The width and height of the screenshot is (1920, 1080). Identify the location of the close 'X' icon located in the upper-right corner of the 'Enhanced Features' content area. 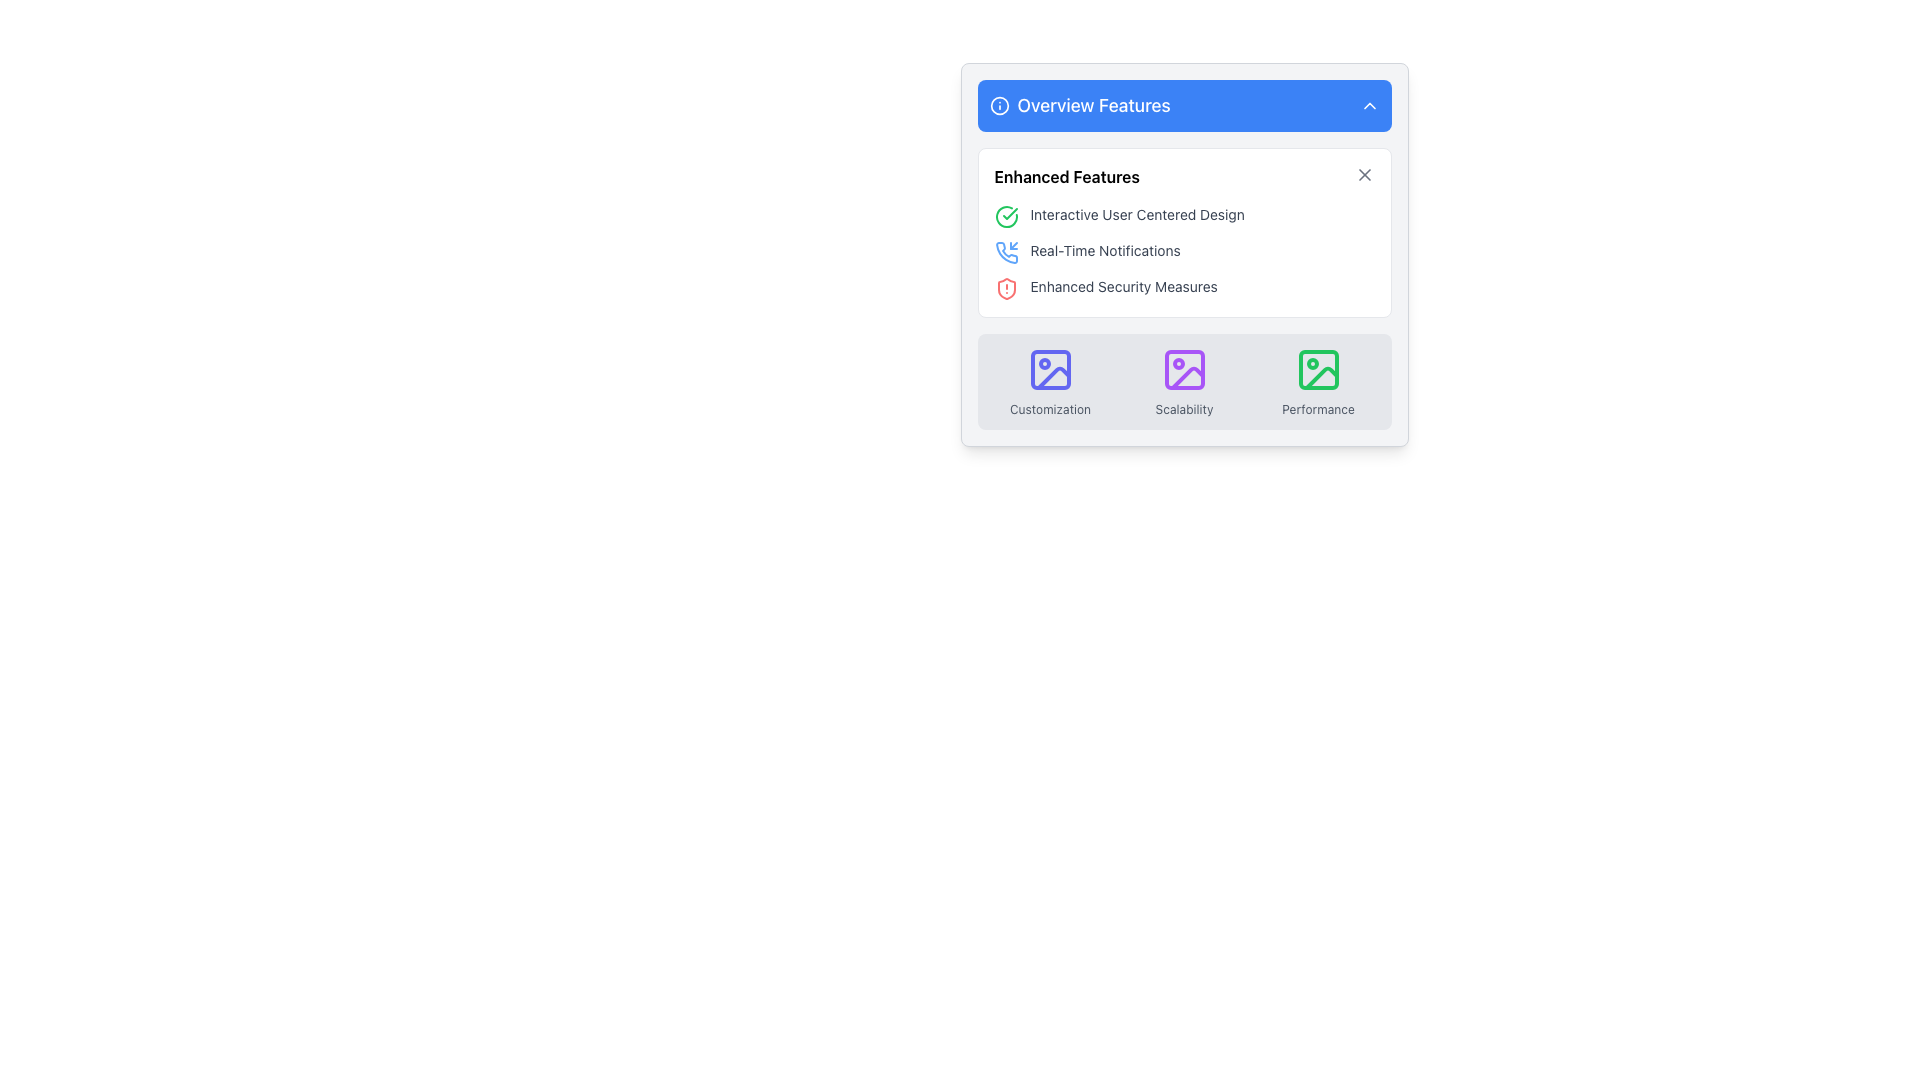
(1363, 173).